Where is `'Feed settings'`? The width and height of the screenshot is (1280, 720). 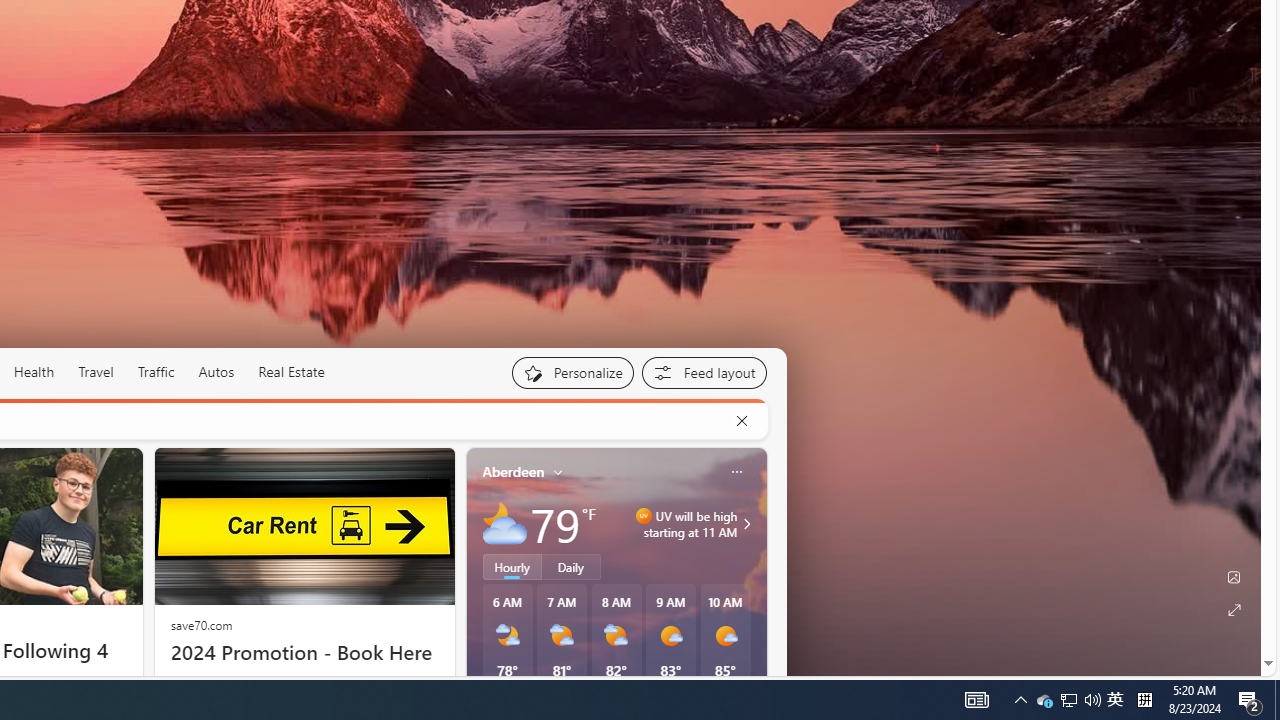
'Feed settings' is located at coordinates (704, 372).